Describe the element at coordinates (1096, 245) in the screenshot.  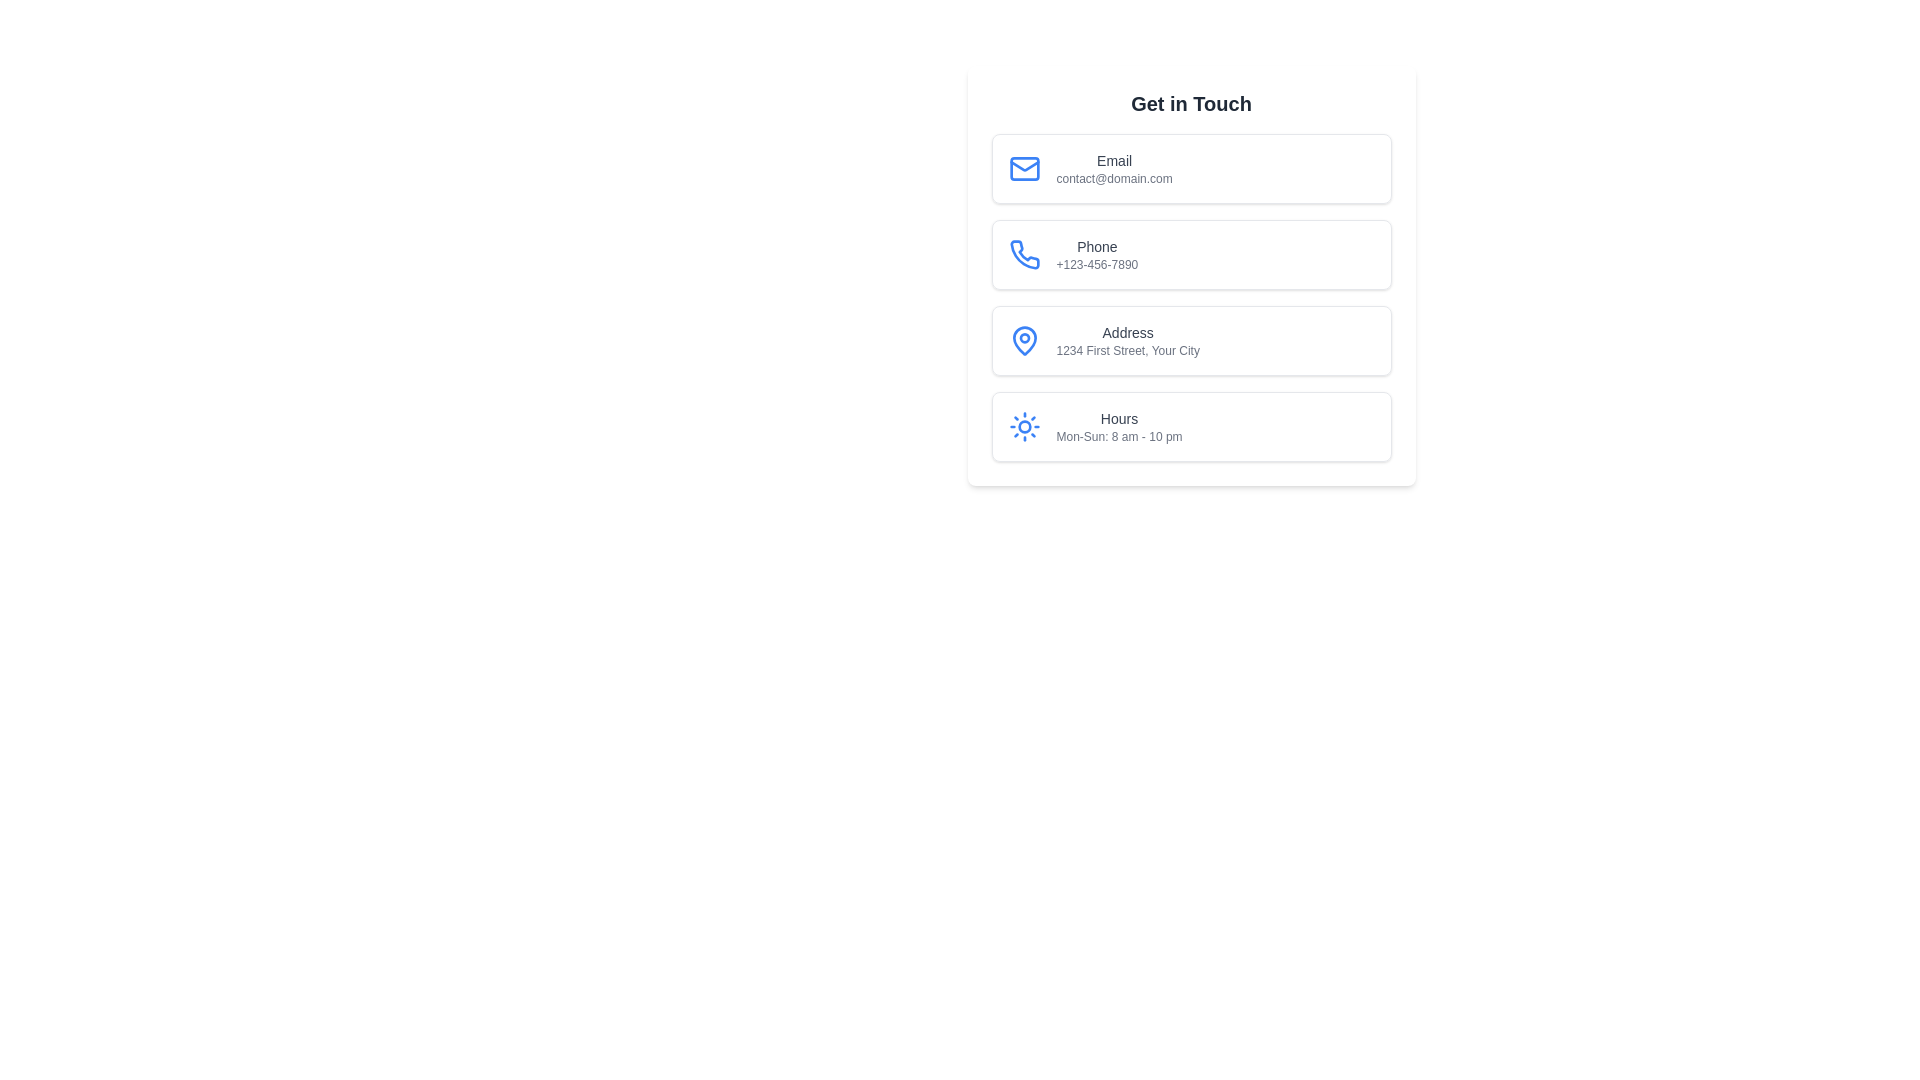
I see `the Text label that provides context for the contact number located above '+123-456-7890' in the 'Phone' section of the contact information list` at that location.